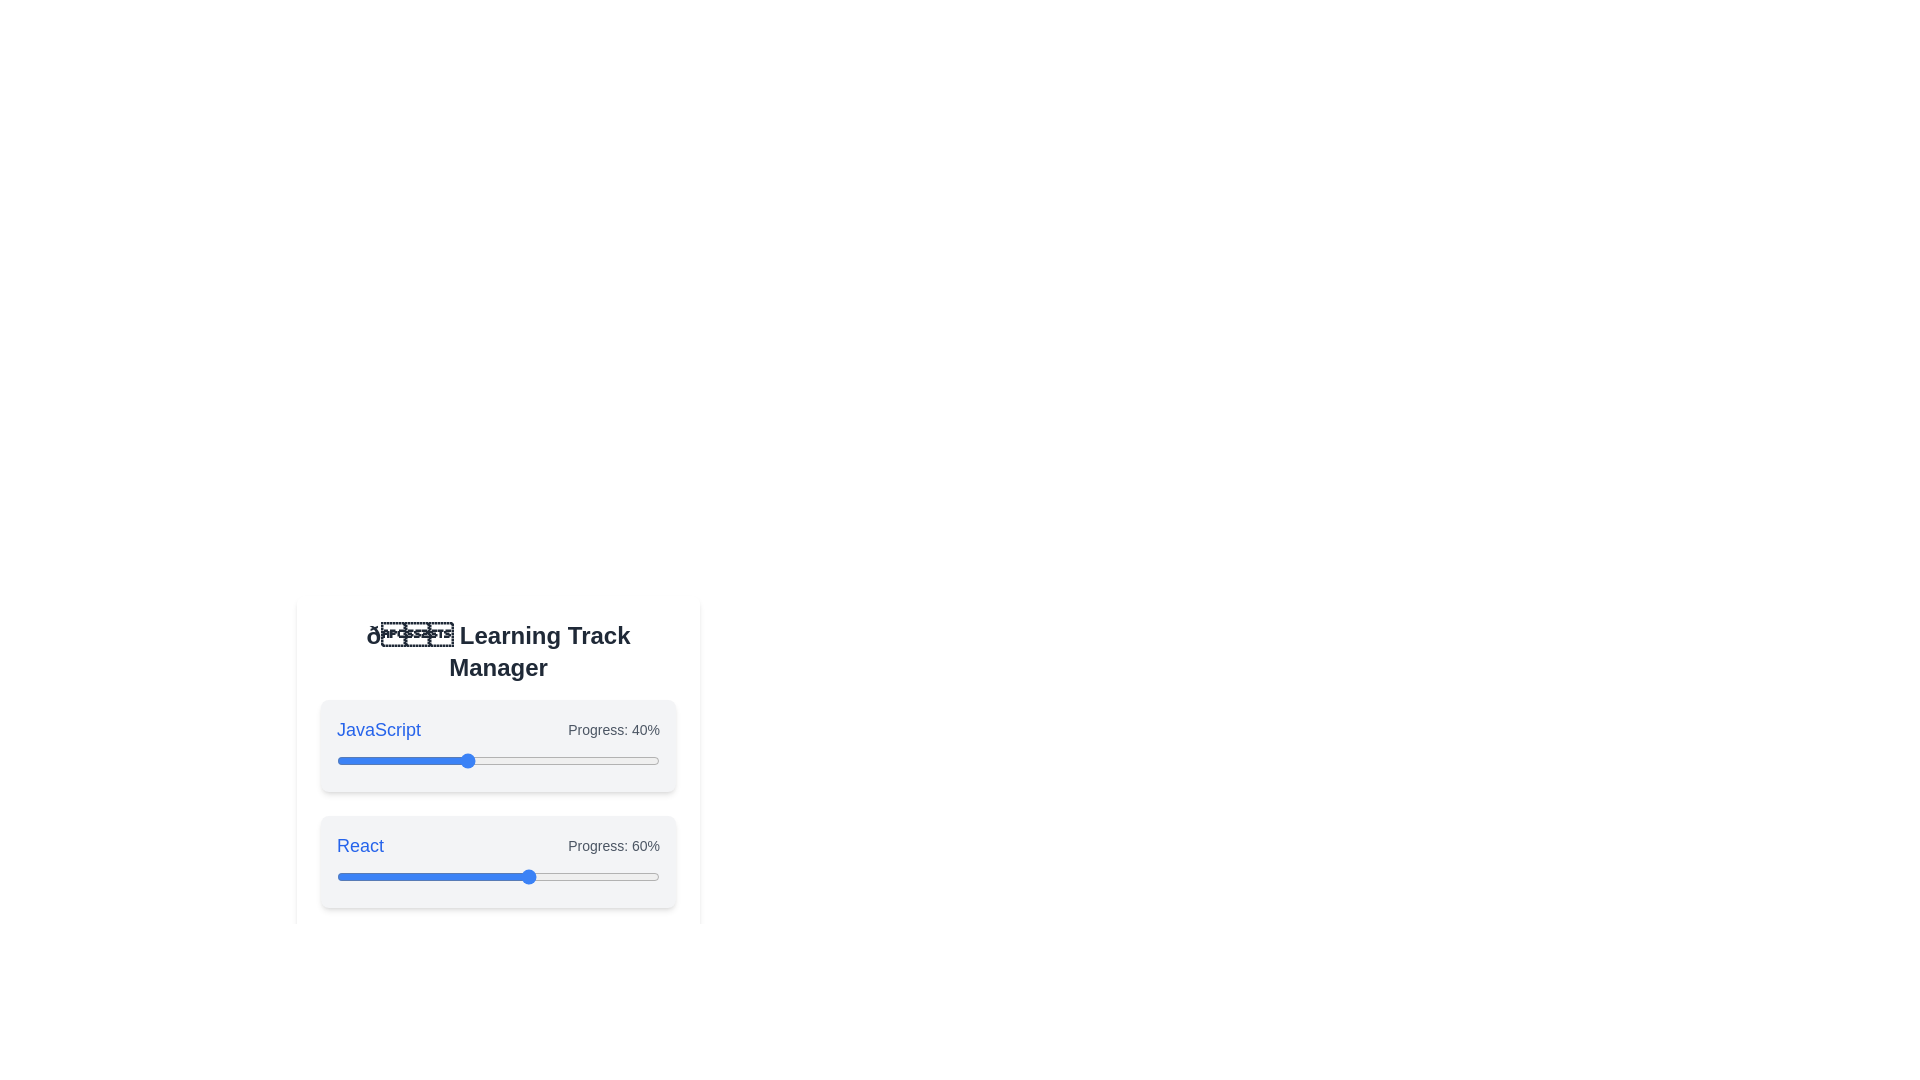 The height and width of the screenshot is (1080, 1920). I want to click on the prominent blue text label 'JavaScript', so click(379, 729).